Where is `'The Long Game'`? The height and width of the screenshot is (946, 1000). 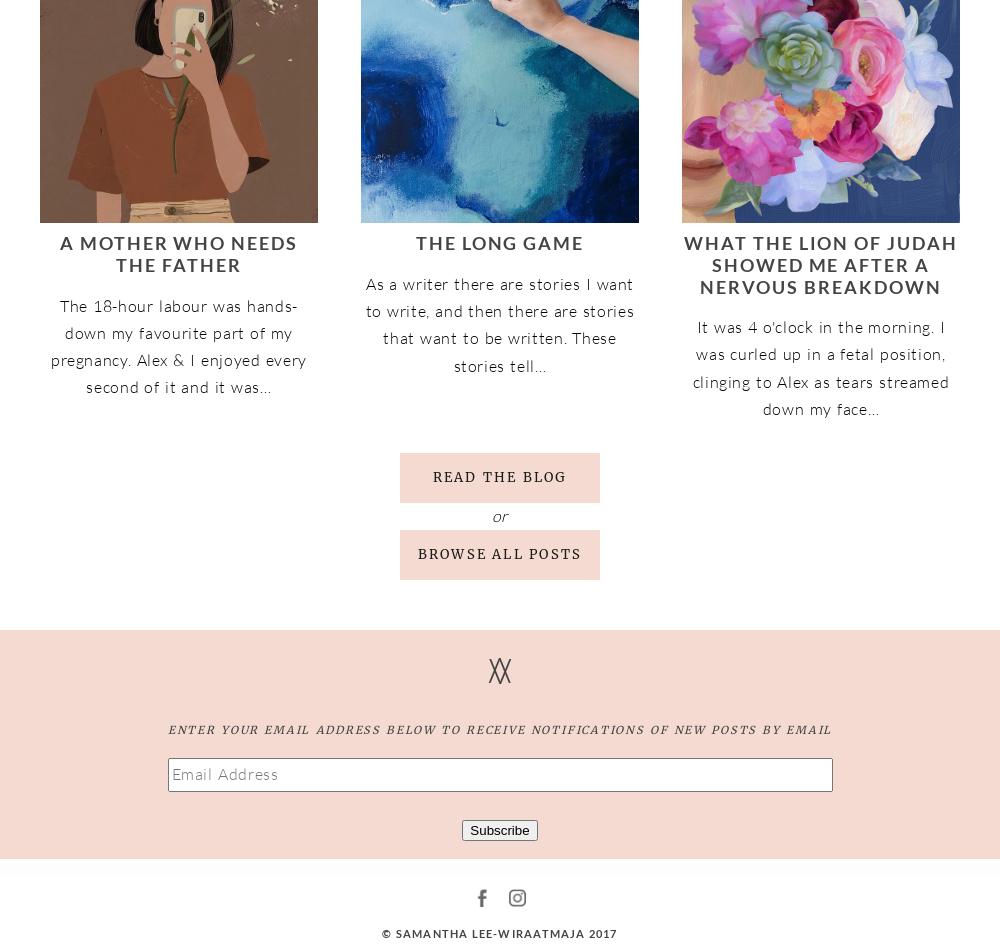
'The Long Game' is located at coordinates (498, 242).